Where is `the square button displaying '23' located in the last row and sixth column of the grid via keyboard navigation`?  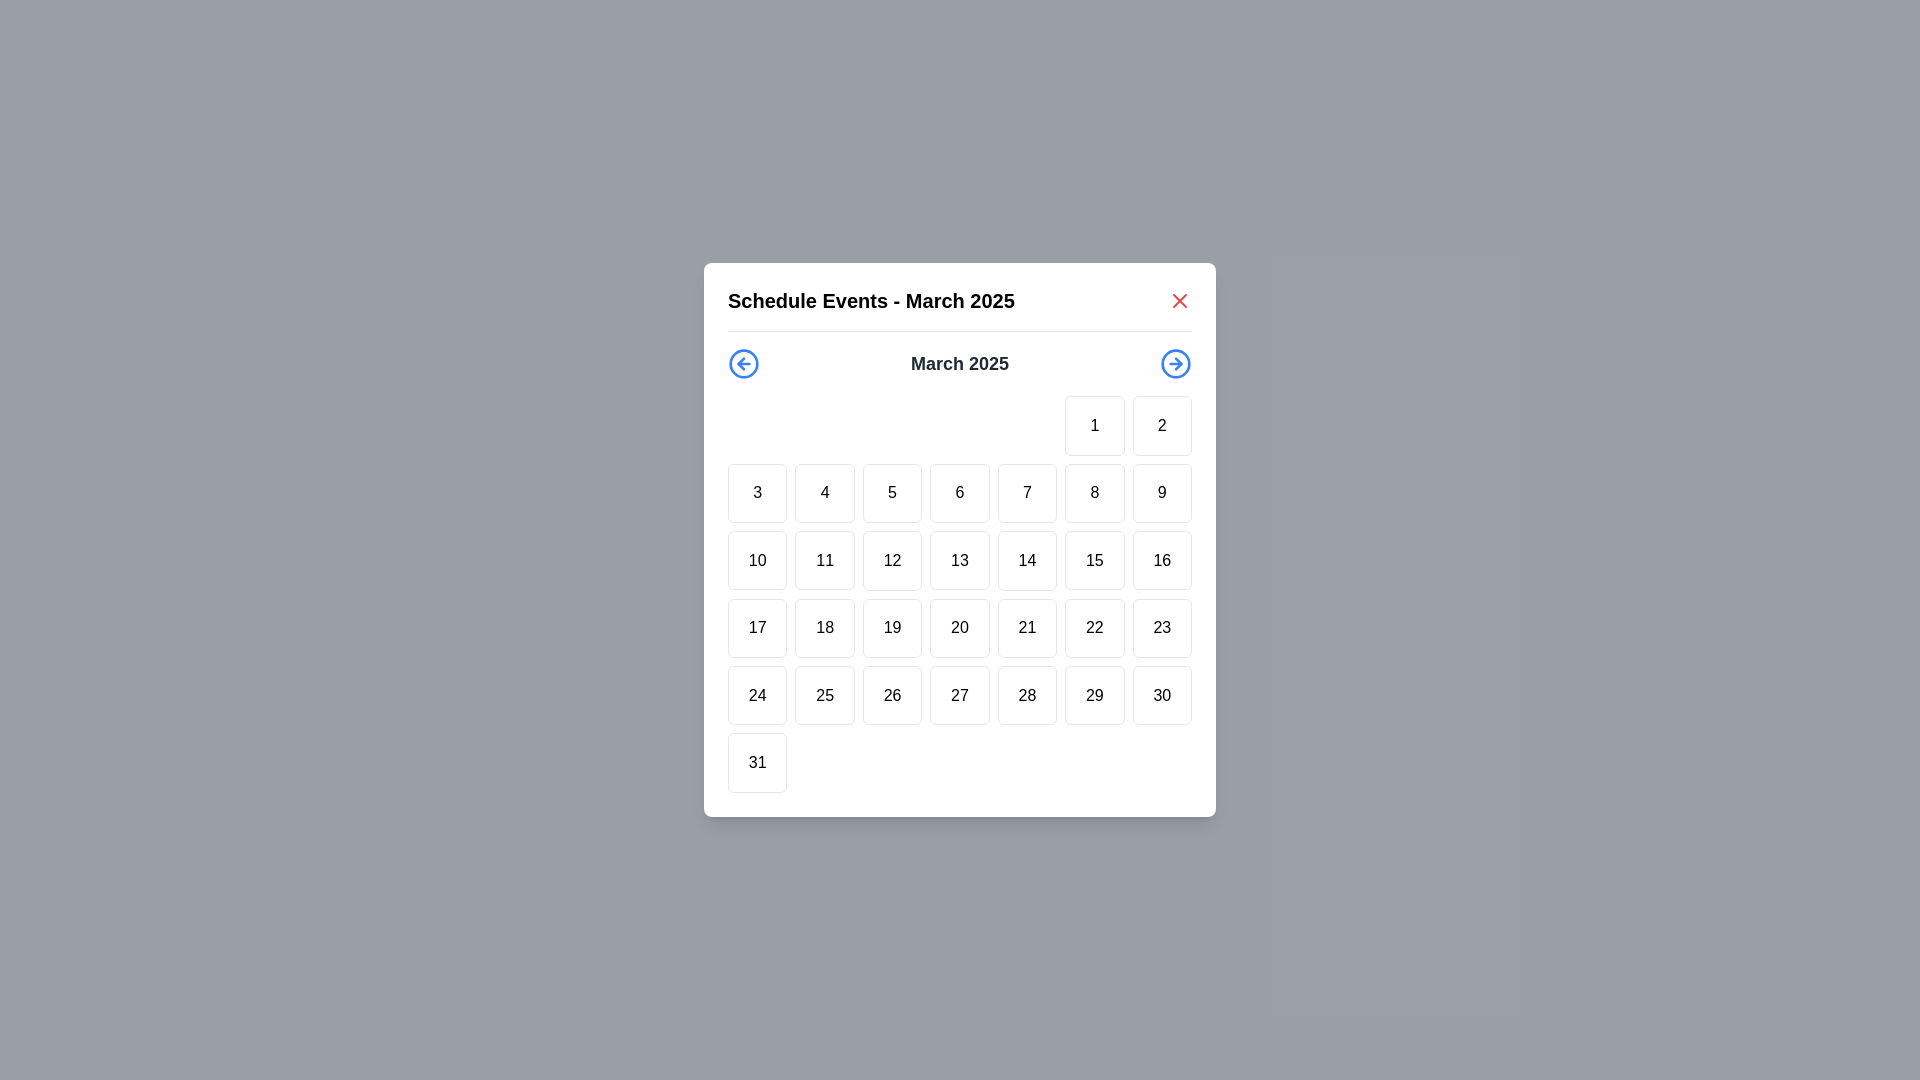 the square button displaying '23' located in the last row and sixth column of the grid via keyboard navigation is located at coordinates (1162, 627).